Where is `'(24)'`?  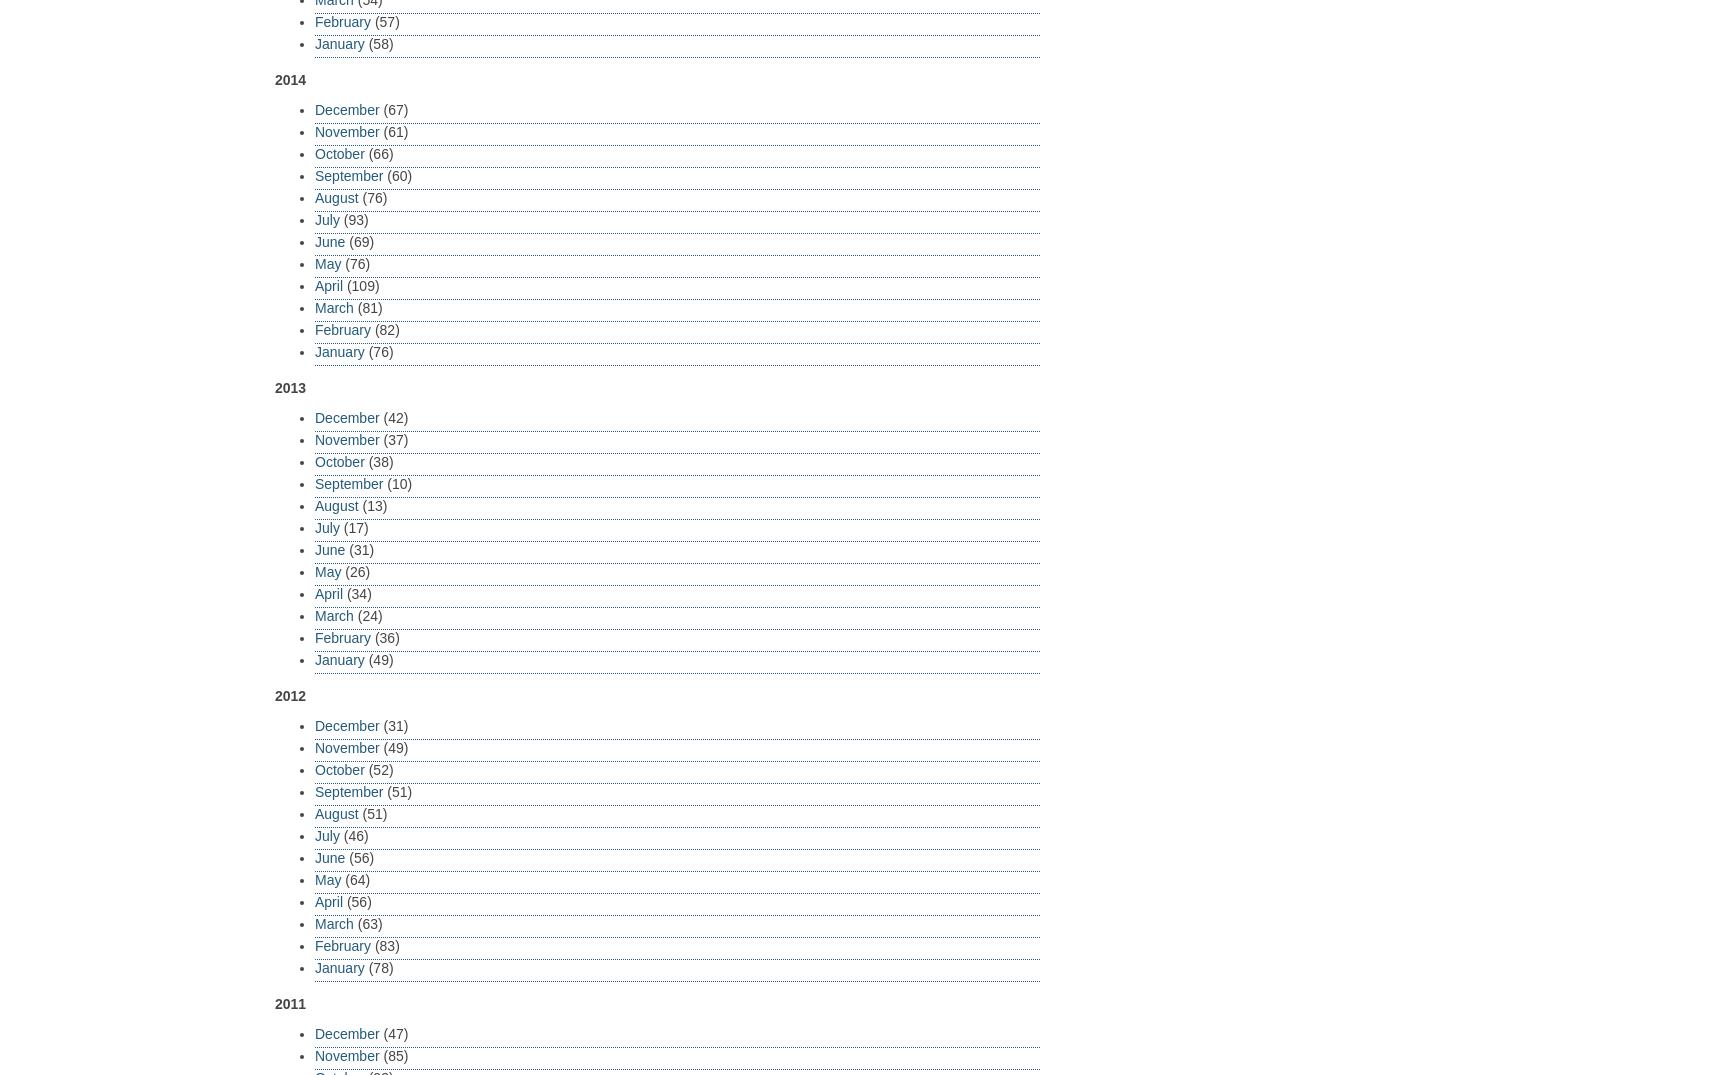 '(24)' is located at coordinates (366, 614).